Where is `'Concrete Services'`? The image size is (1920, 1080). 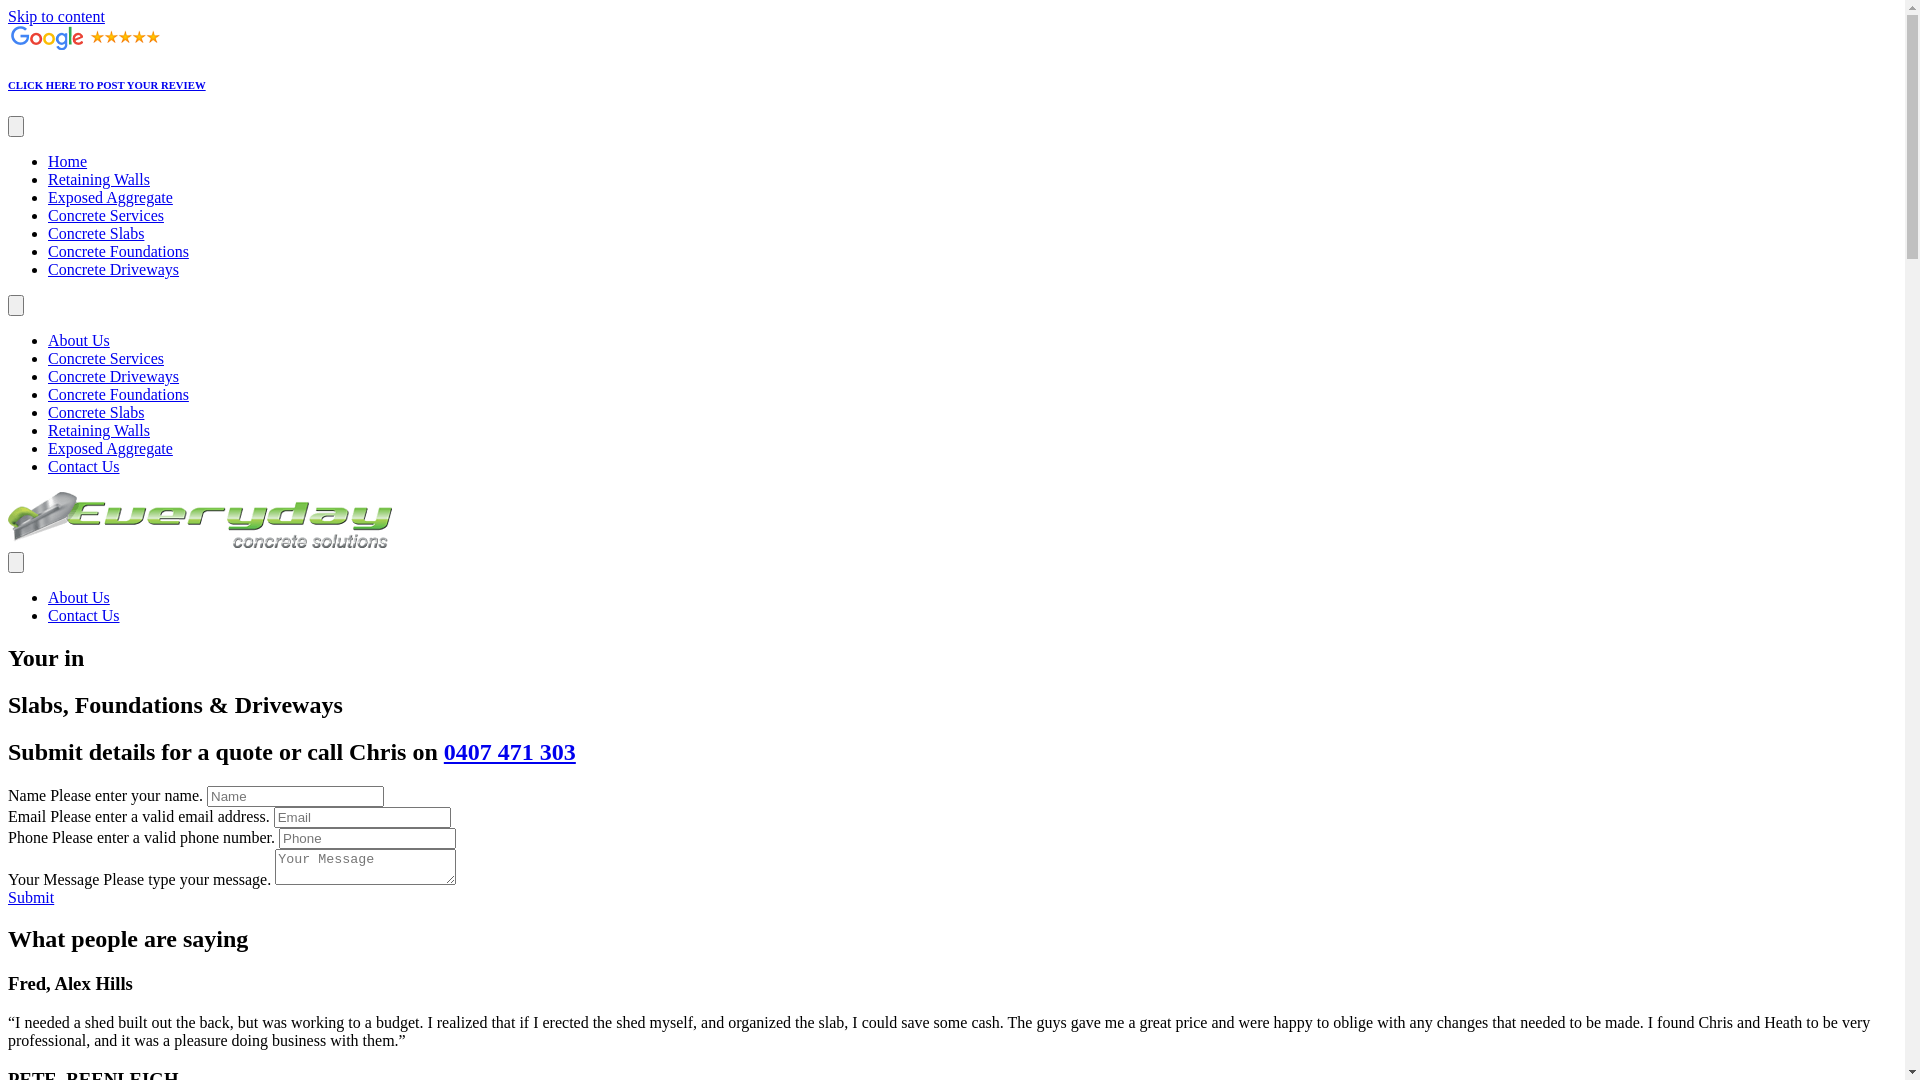
'Concrete Services' is located at coordinates (104, 215).